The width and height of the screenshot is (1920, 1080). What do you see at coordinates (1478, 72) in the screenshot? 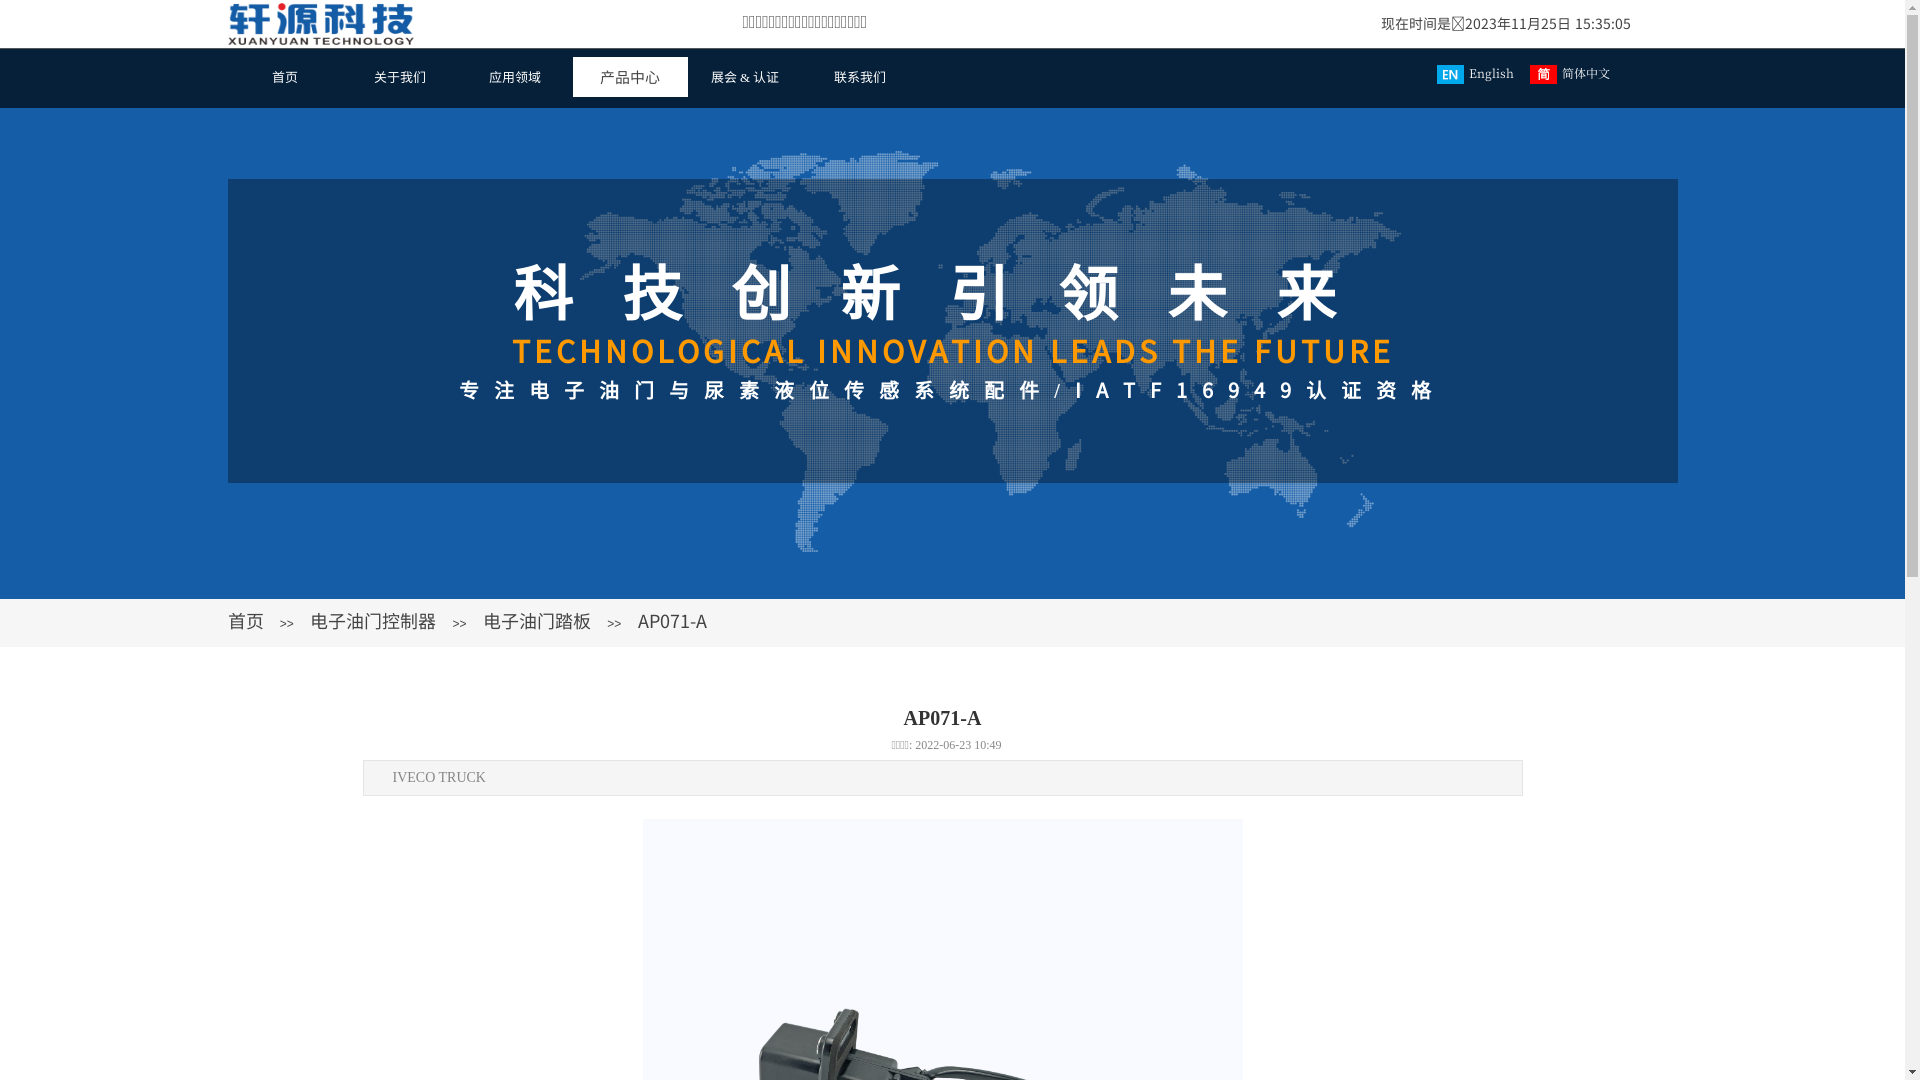
I see `'English'` at bounding box center [1478, 72].